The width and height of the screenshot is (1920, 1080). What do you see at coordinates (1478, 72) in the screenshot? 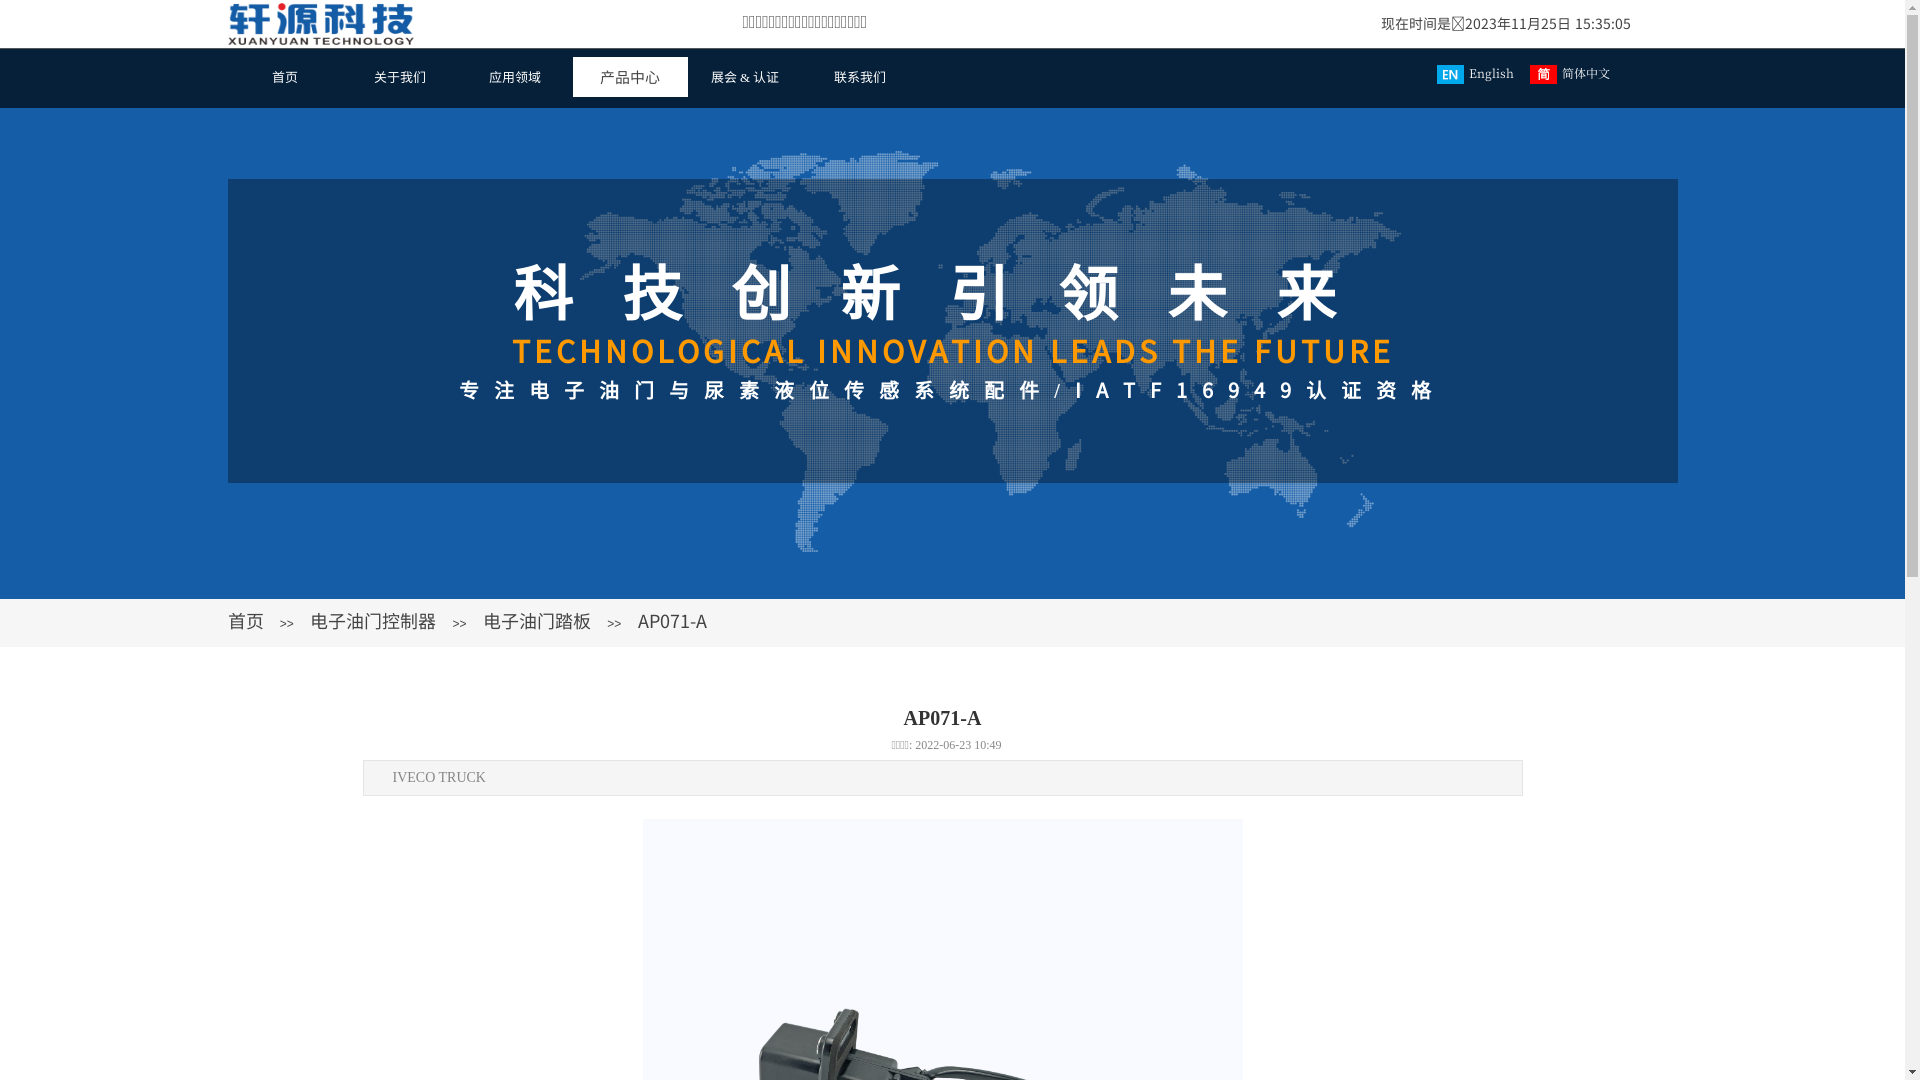
I see `'English'` at bounding box center [1478, 72].